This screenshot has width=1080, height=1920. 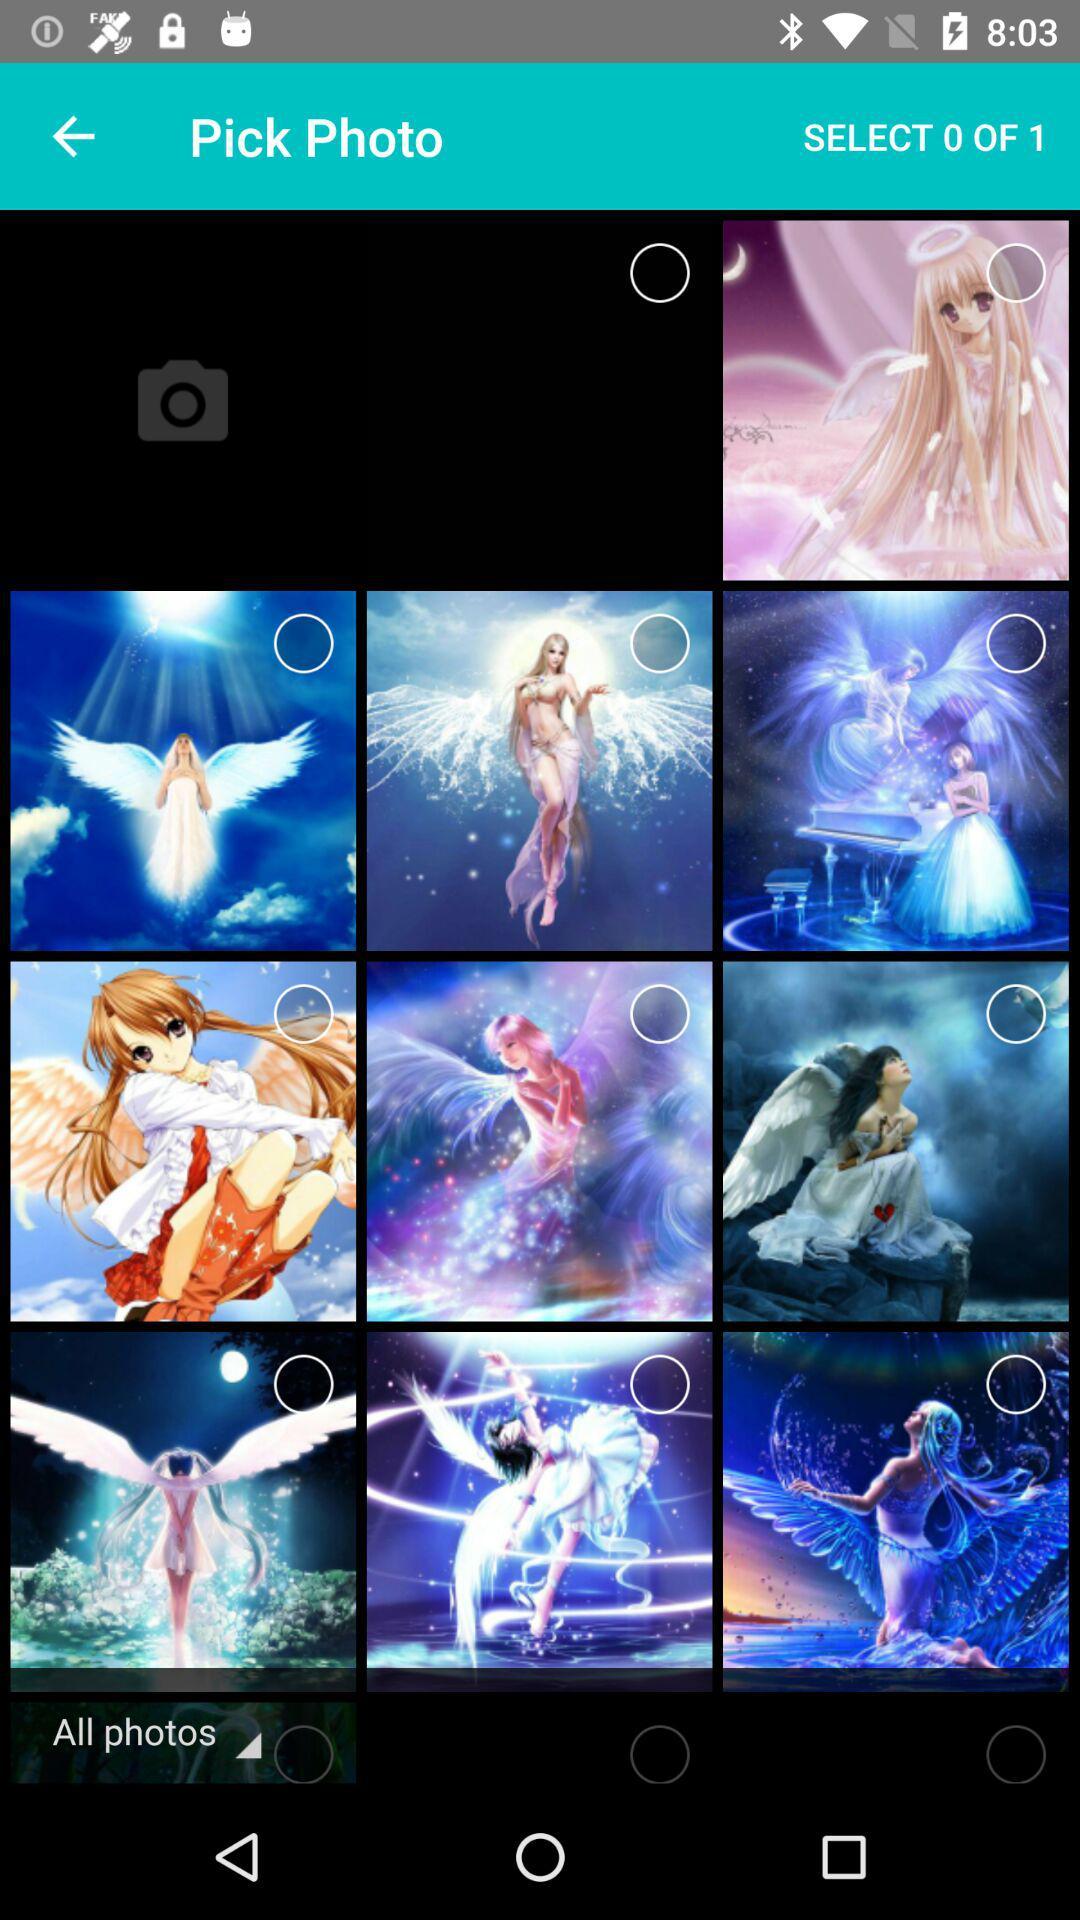 What do you see at coordinates (1016, 643) in the screenshot?
I see `photo` at bounding box center [1016, 643].